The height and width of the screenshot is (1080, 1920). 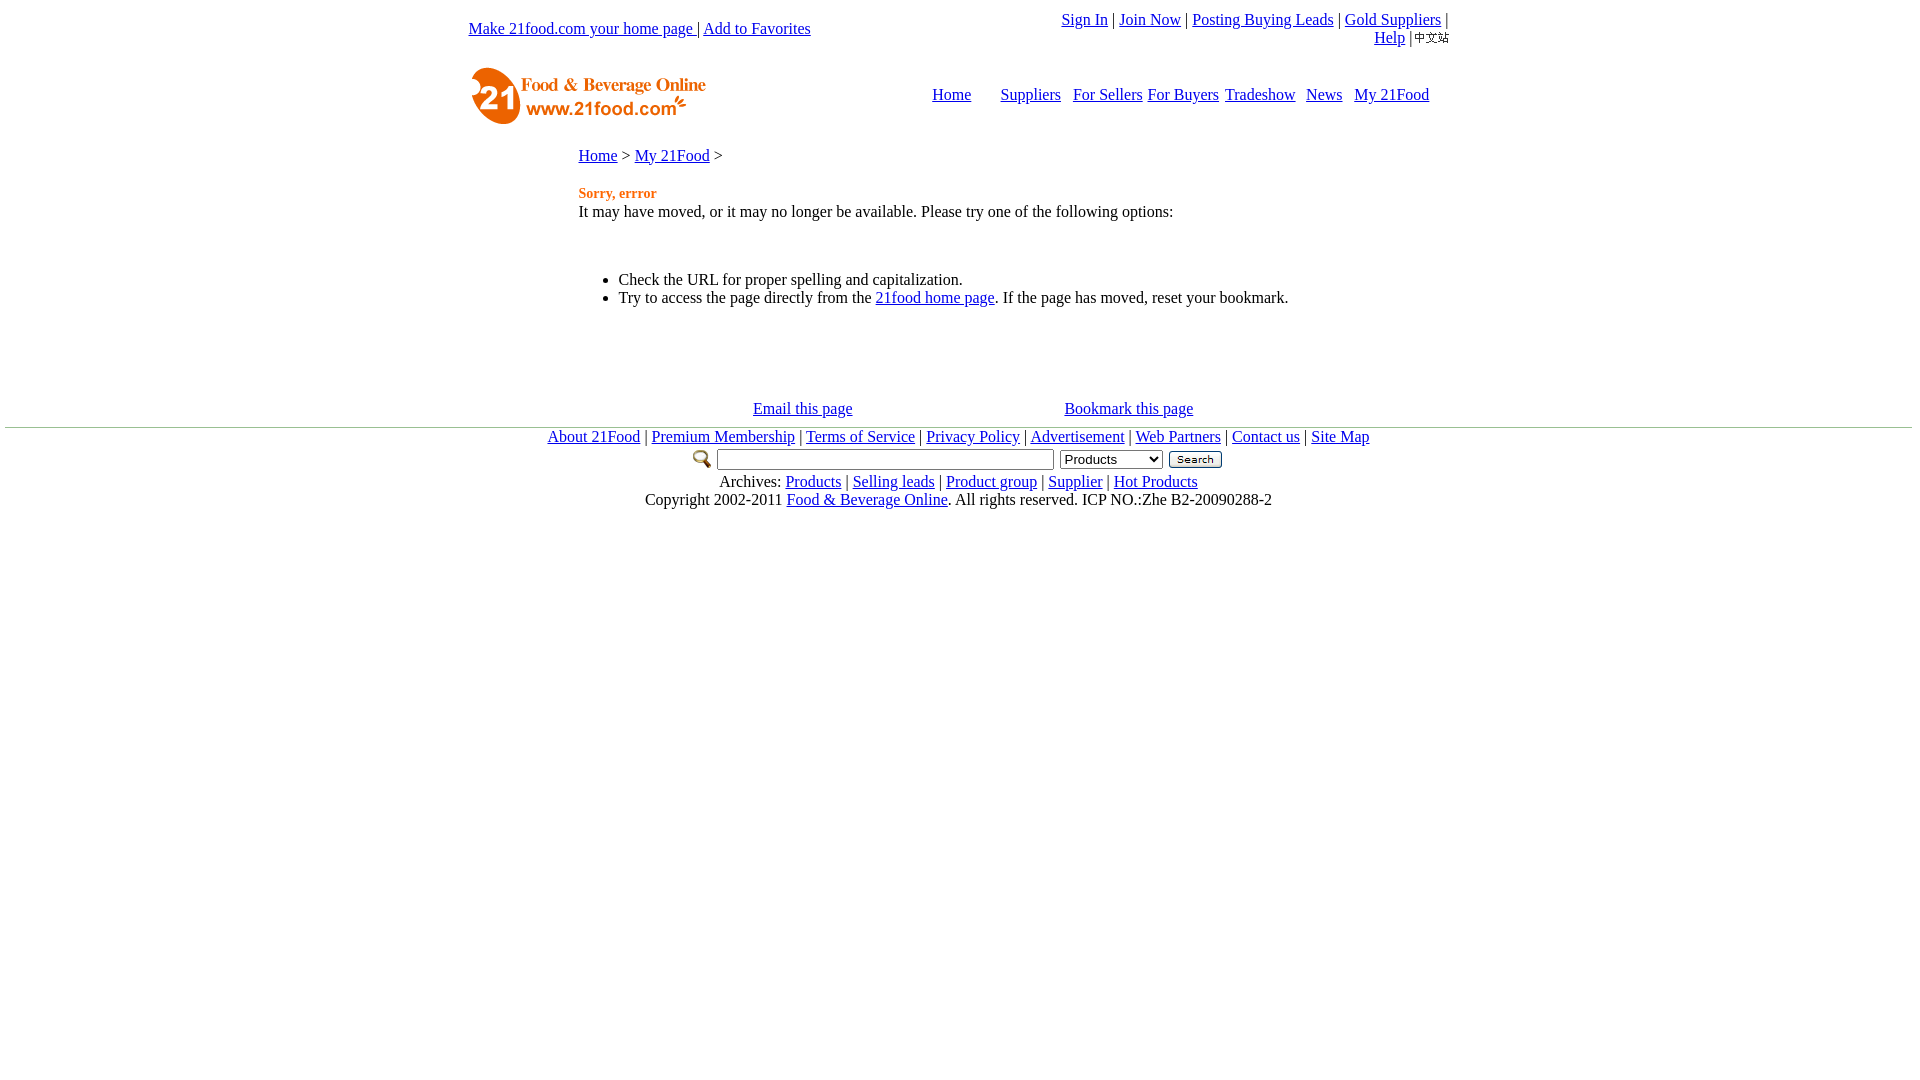 What do you see at coordinates (950, 94) in the screenshot?
I see `'Home'` at bounding box center [950, 94].